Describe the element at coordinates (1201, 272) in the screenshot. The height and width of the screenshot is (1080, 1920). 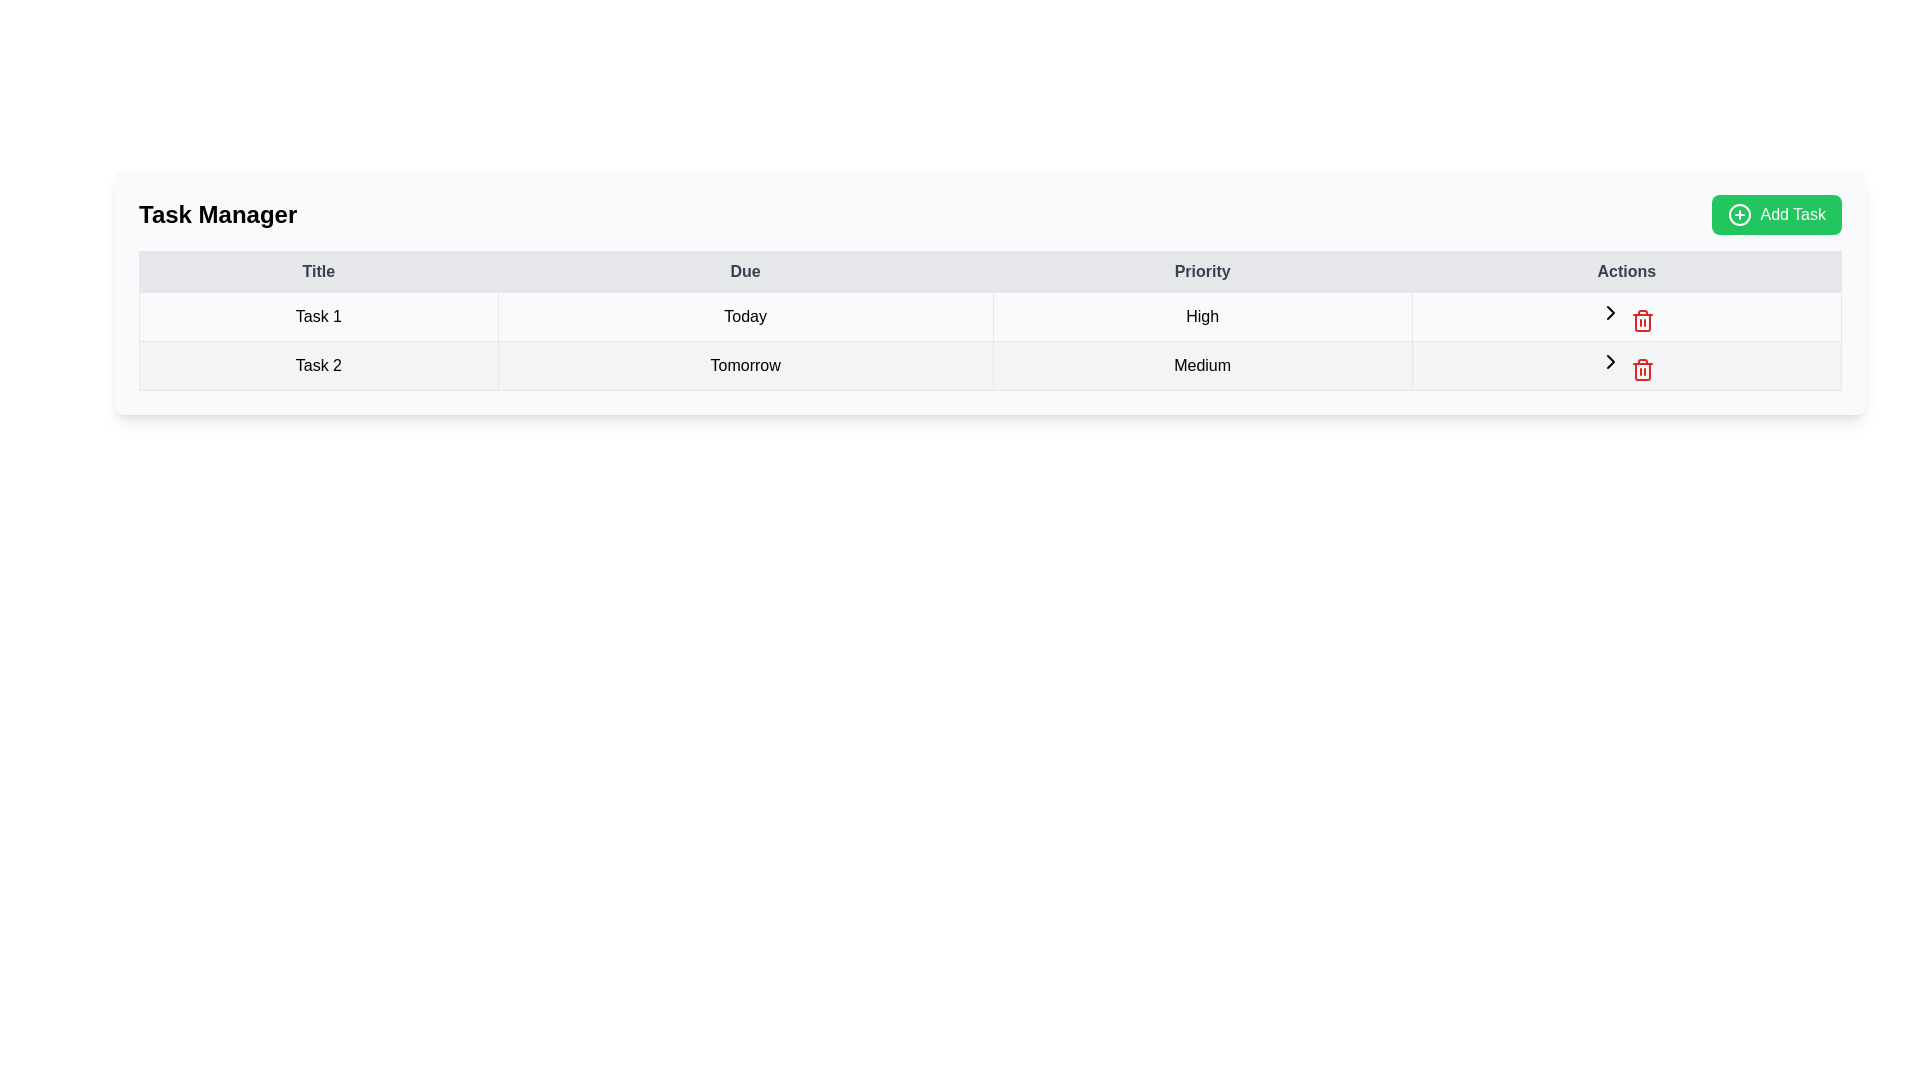
I see `the 'Priority' text label in the table header` at that location.